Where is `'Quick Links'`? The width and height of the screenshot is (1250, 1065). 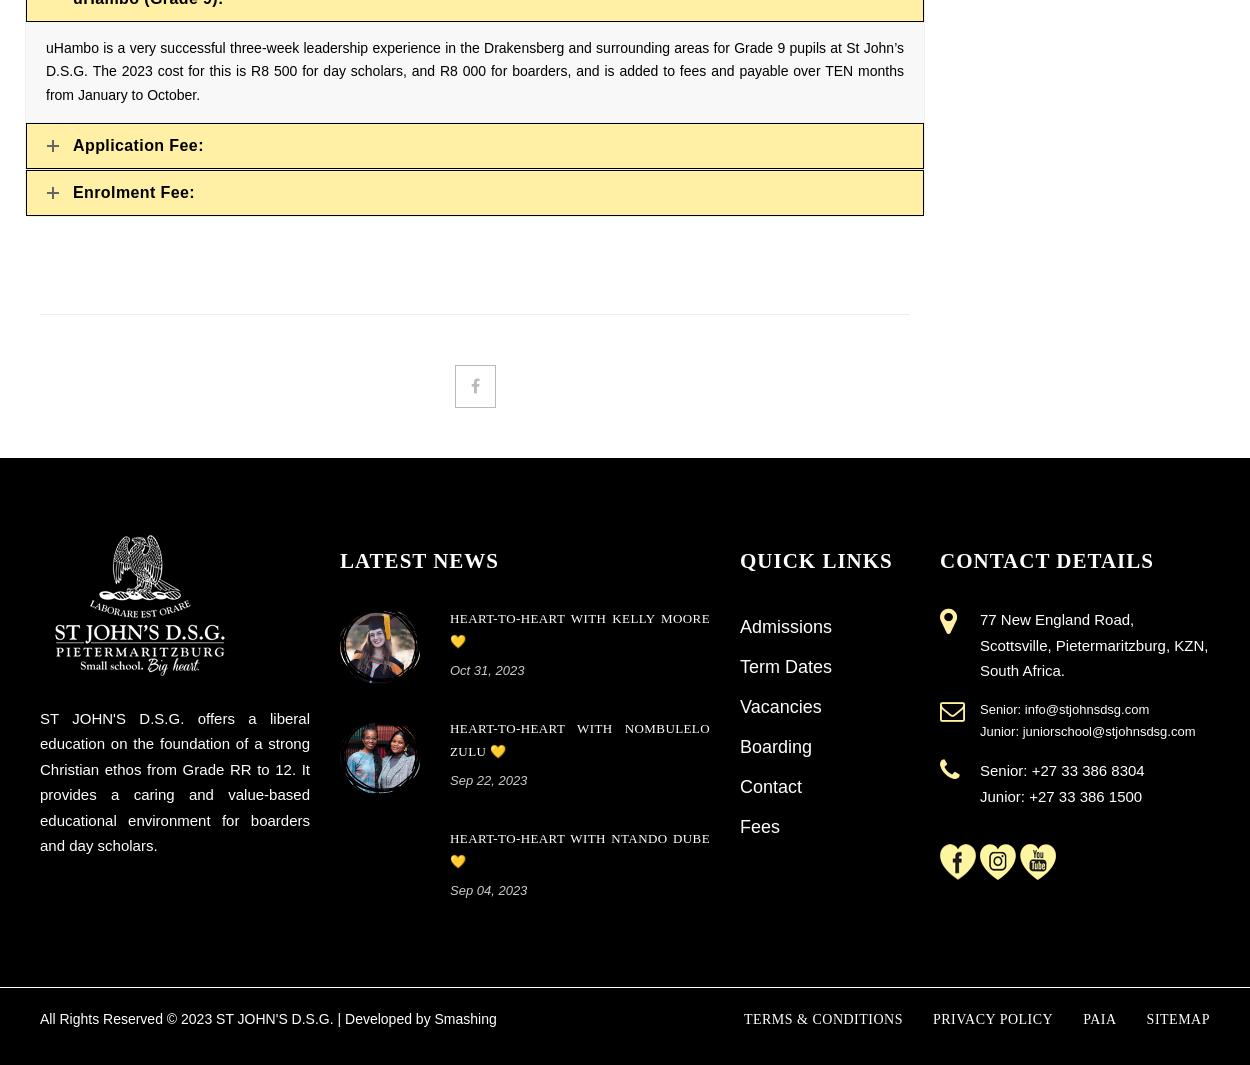 'Quick Links' is located at coordinates (814, 559).